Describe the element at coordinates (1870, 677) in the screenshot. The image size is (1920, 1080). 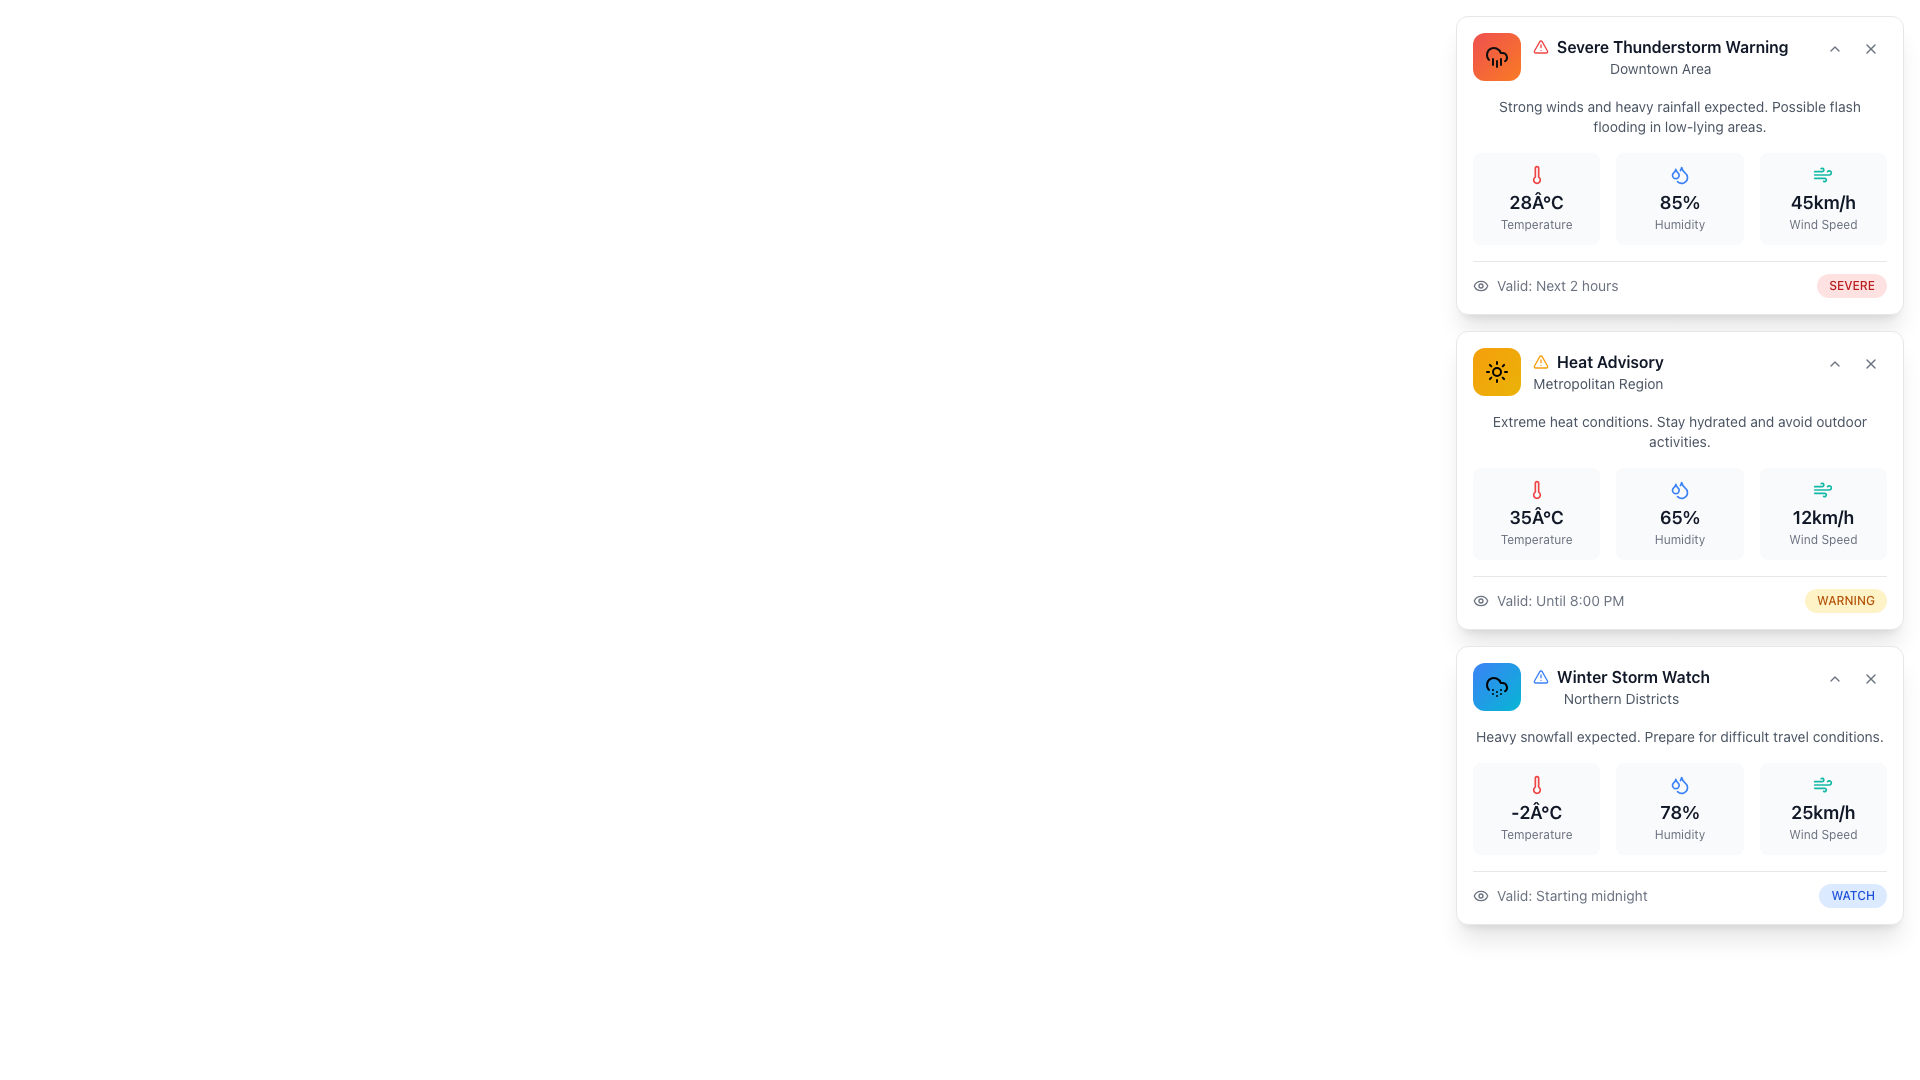
I see `the close button located in the top-right corner of the 'Winter Storm Watch' card, which is the second button from the right in the header grouping of interactive elements` at that location.